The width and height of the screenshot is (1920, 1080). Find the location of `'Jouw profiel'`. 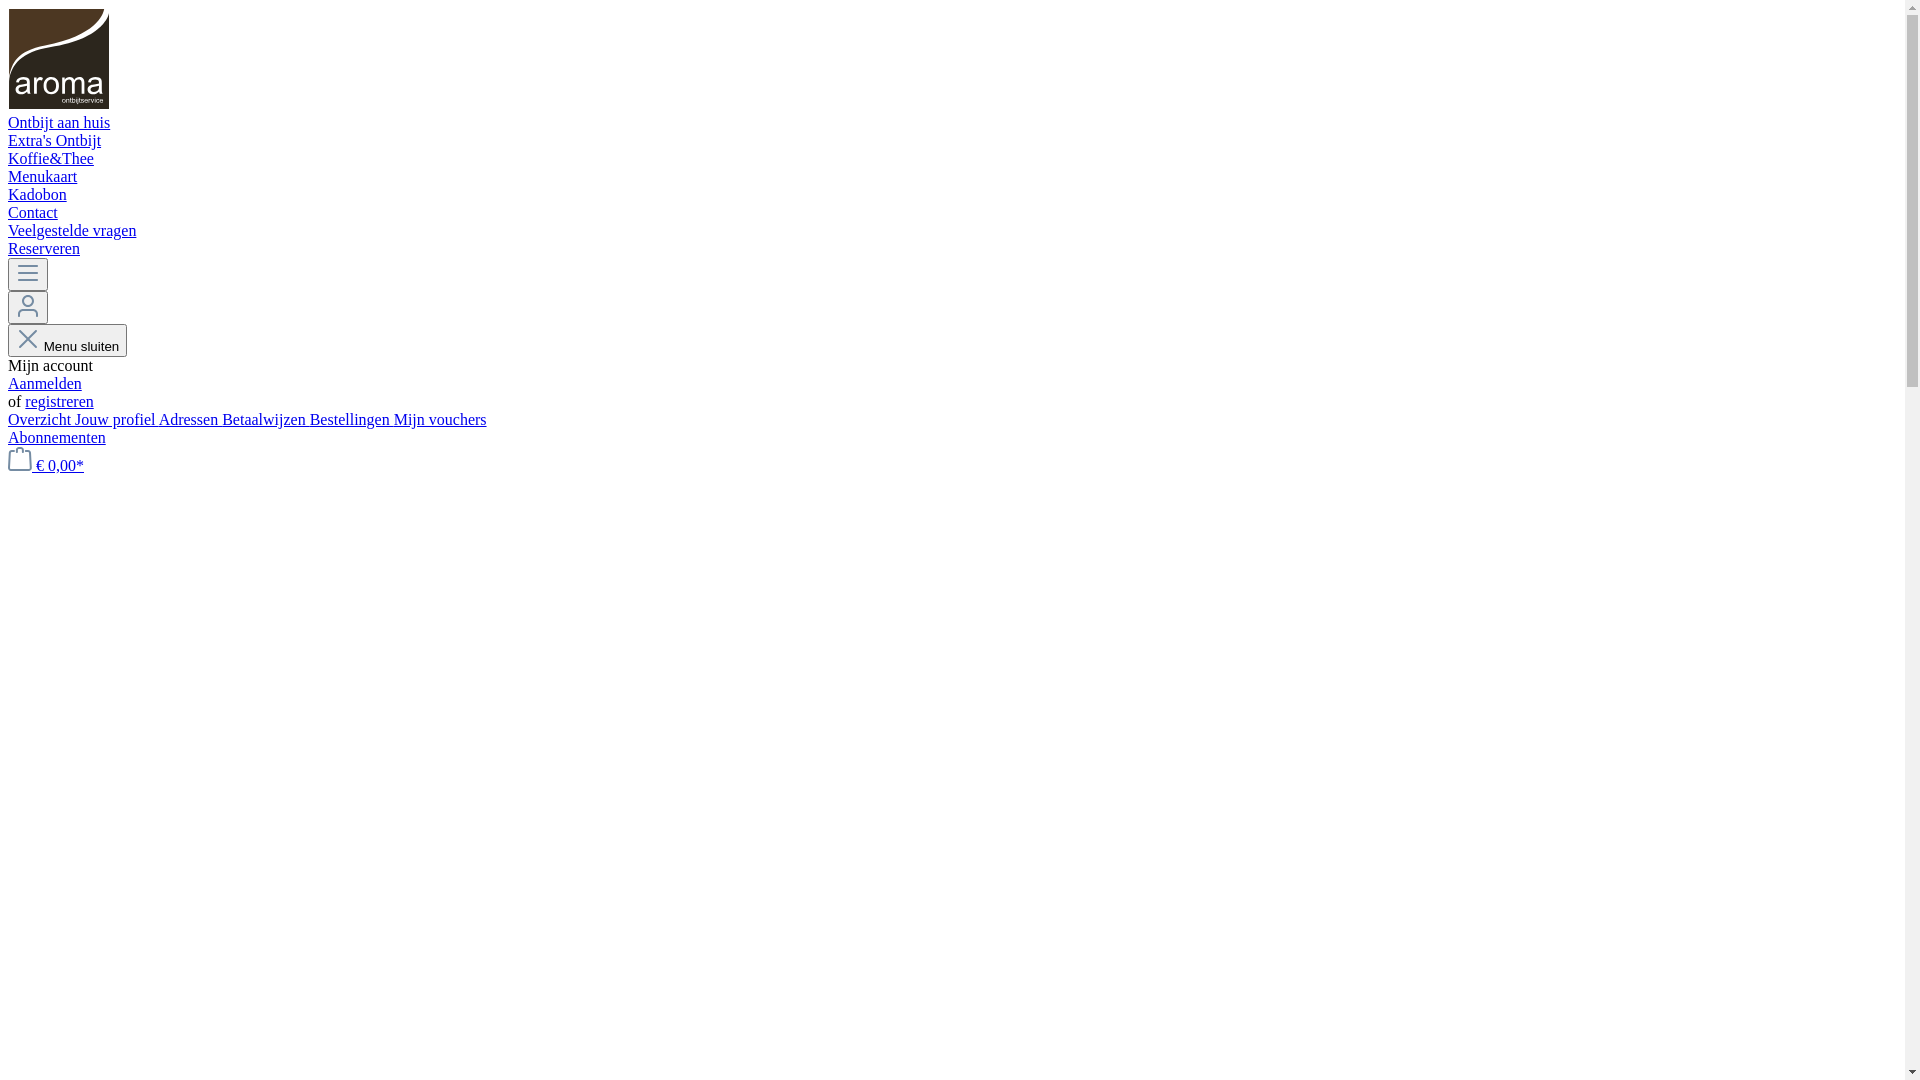

'Jouw profiel' is located at coordinates (115, 418).